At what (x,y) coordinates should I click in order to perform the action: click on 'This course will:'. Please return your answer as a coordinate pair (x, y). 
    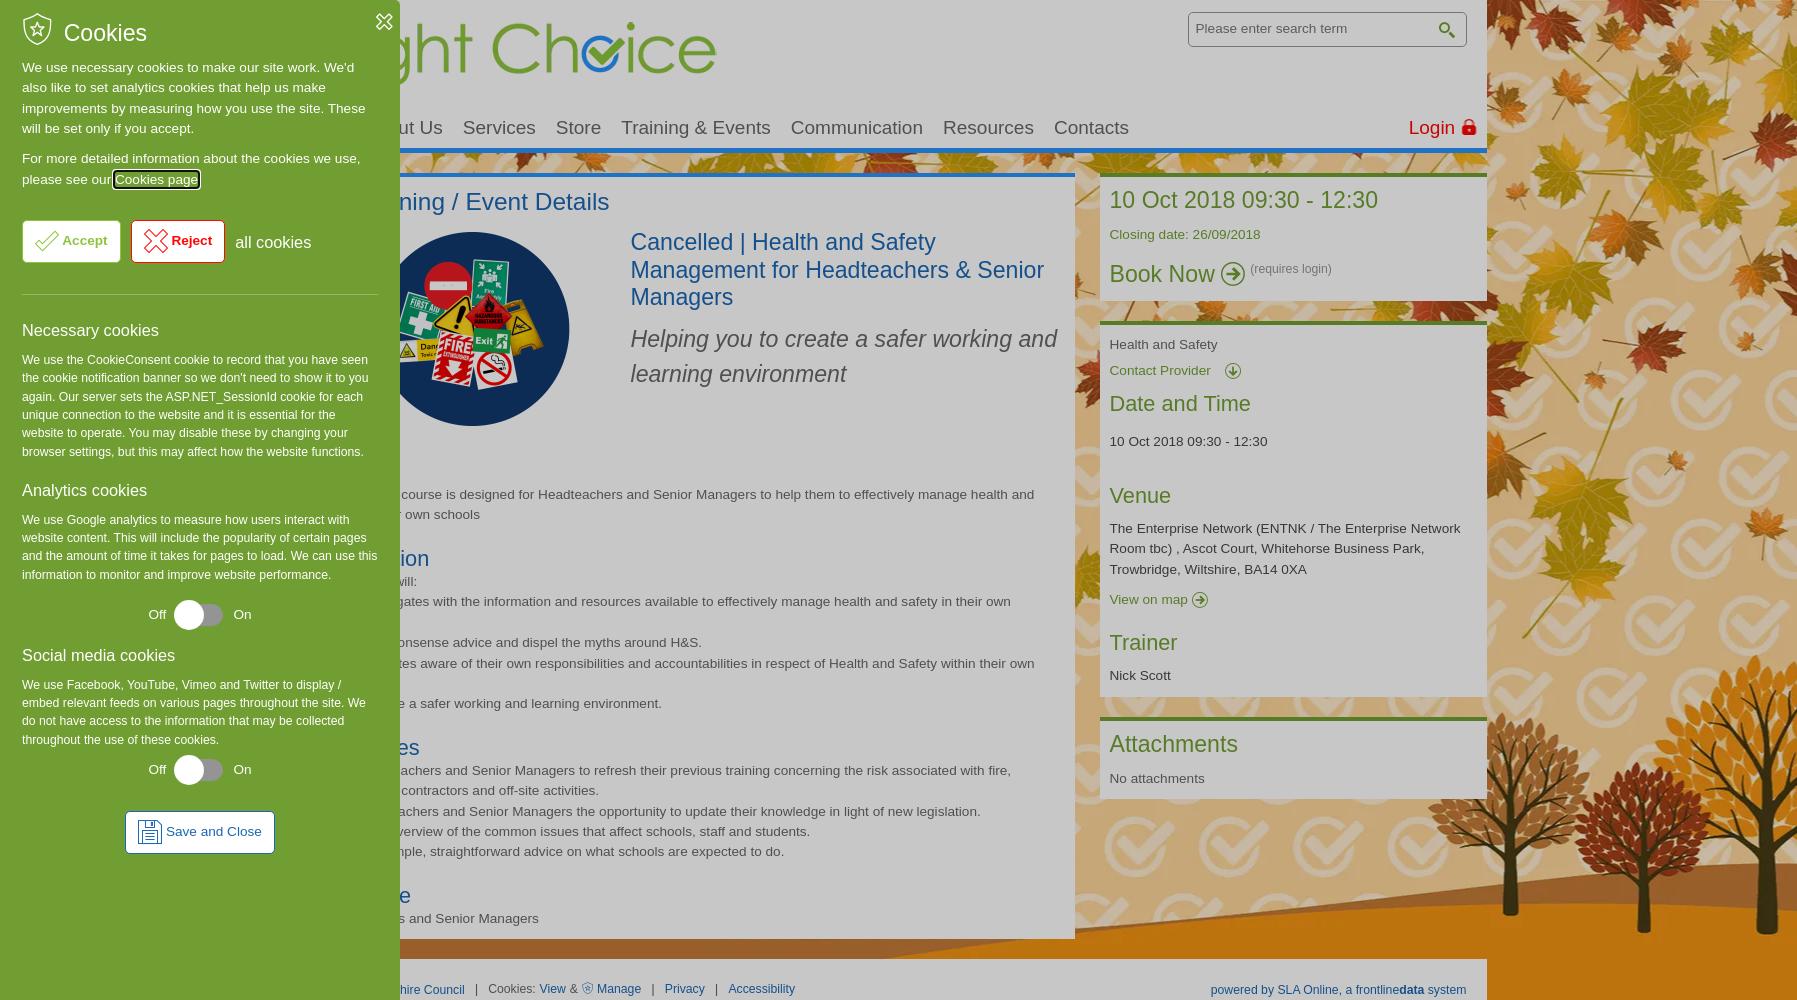
    Looking at the image, I should click on (320, 579).